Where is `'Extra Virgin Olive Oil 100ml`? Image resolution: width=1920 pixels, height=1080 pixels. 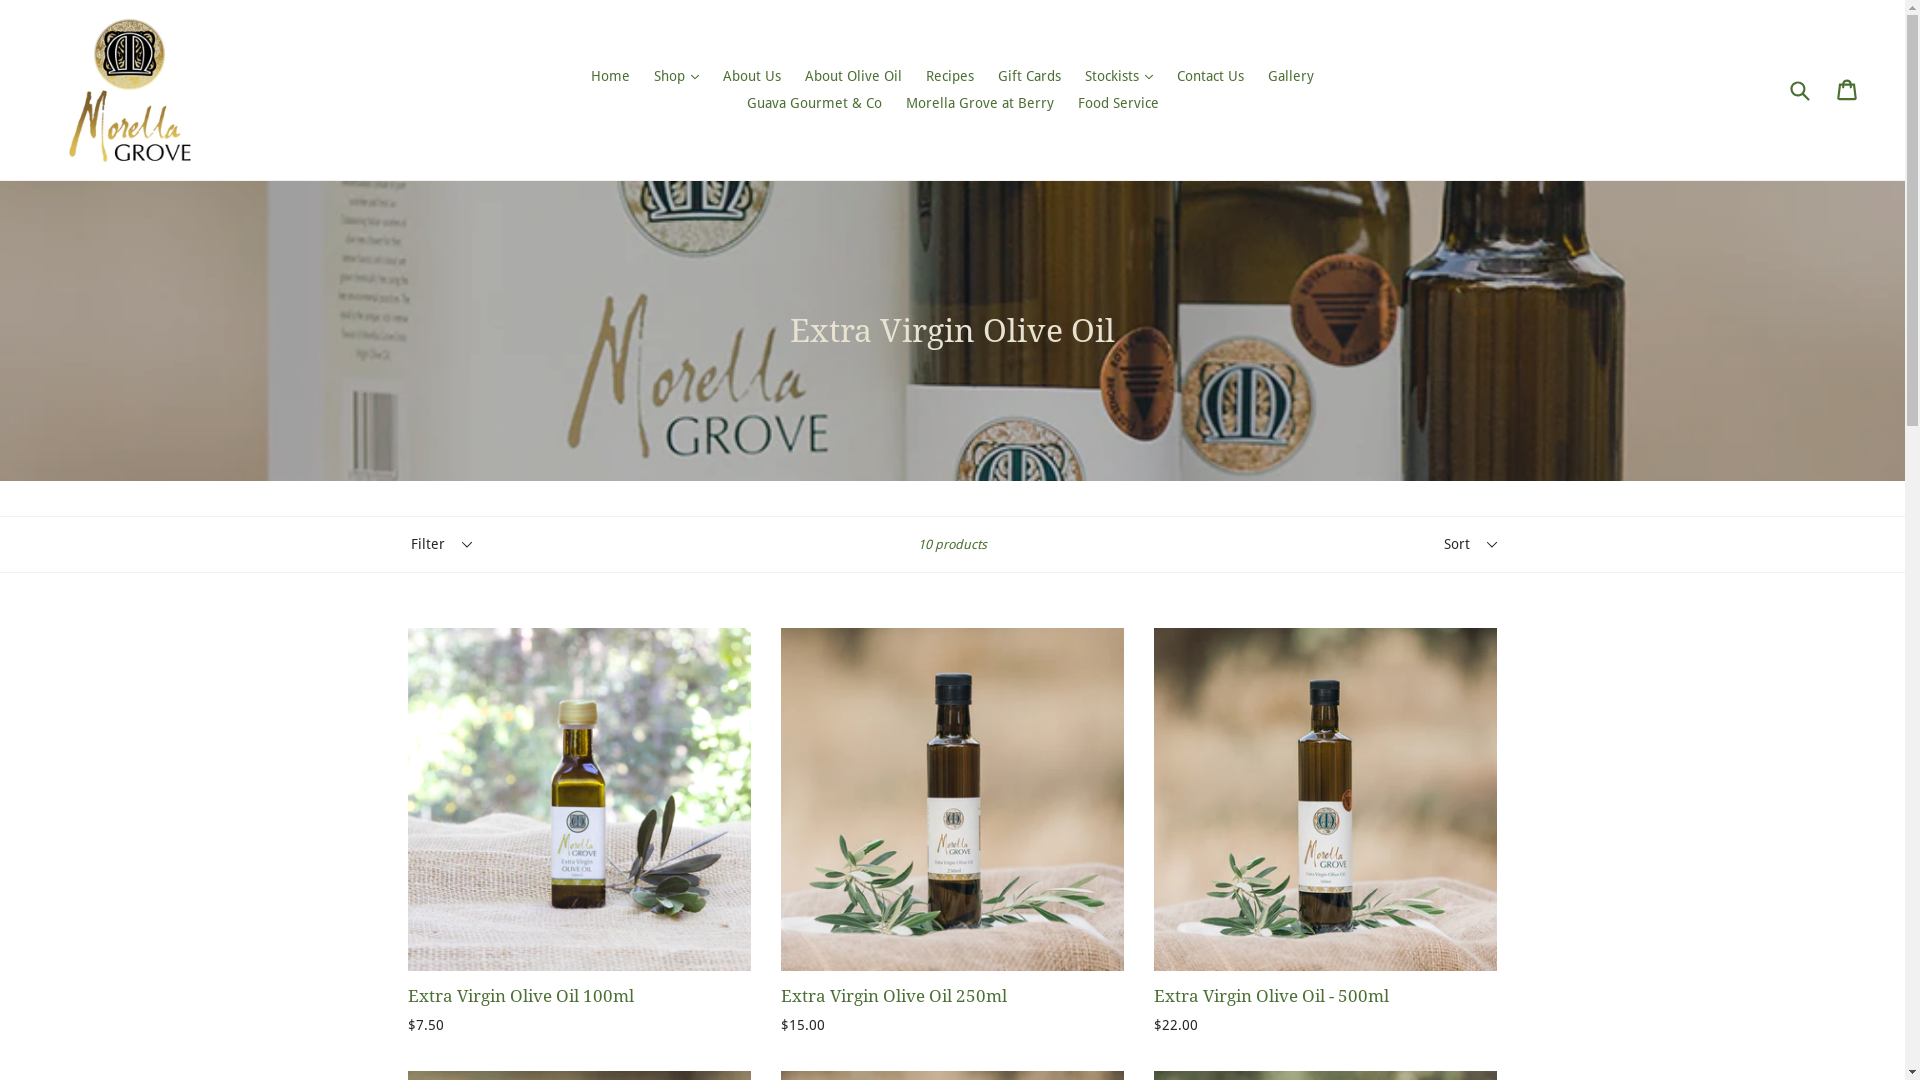
'Extra Virgin Olive Oil 100ml is located at coordinates (578, 832).